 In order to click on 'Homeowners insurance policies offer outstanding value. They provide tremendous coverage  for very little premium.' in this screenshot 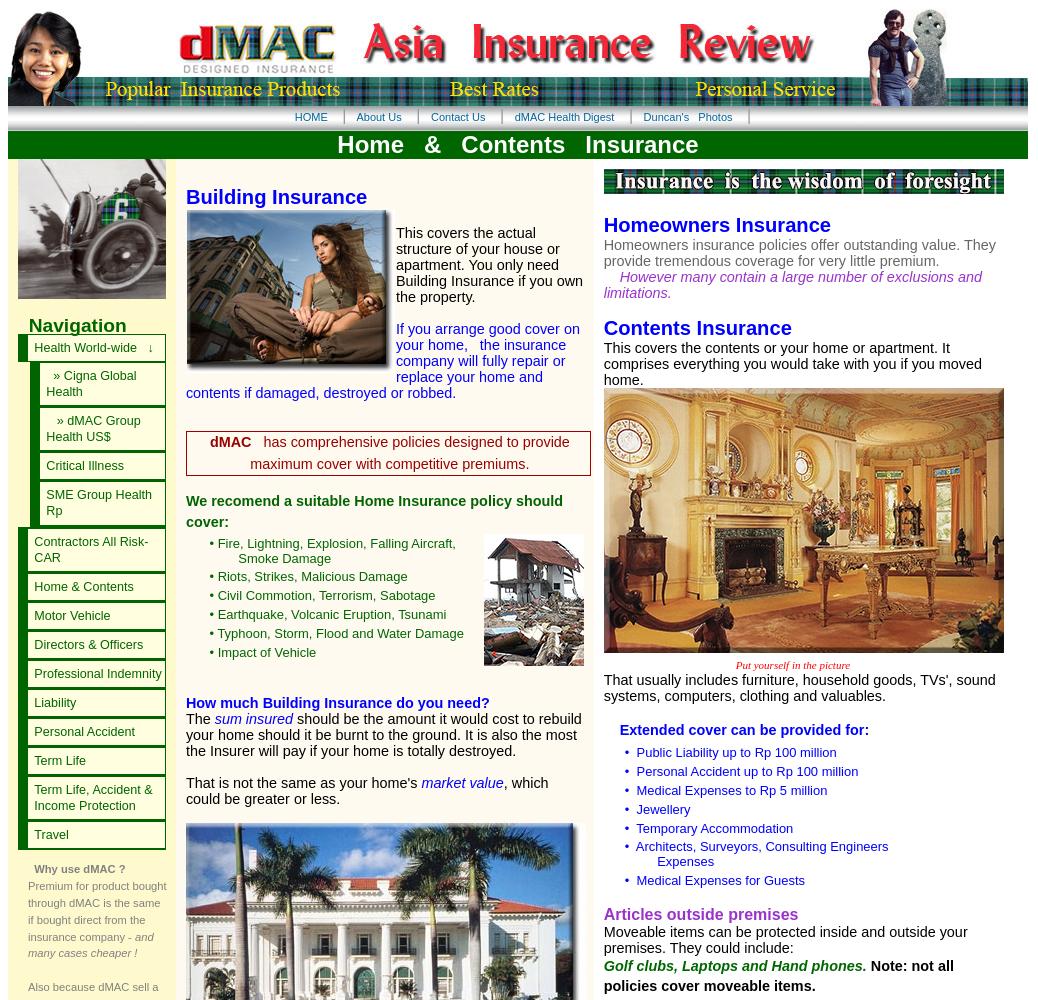, I will do `click(798, 252)`.